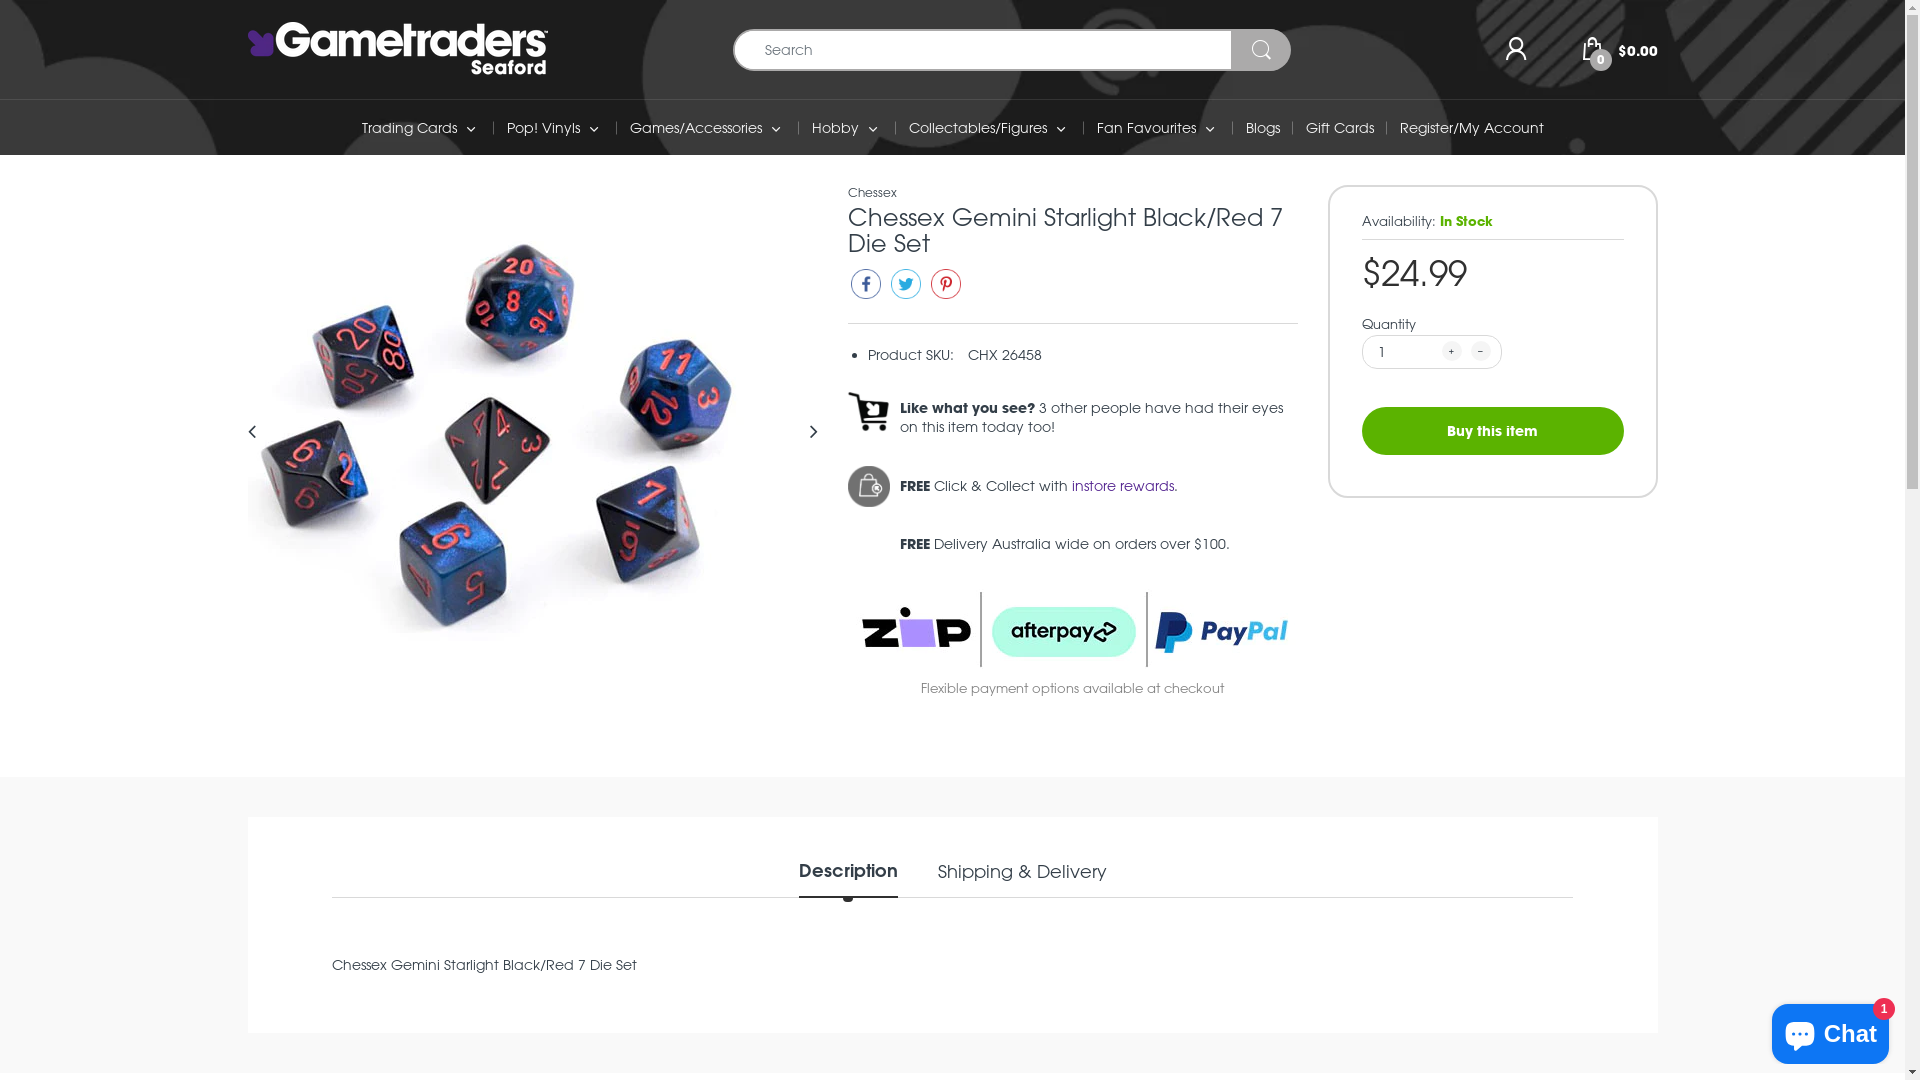 This screenshot has width=1920, height=1080. I want to click on 'Pop! Vinyls', so click(542, 127).